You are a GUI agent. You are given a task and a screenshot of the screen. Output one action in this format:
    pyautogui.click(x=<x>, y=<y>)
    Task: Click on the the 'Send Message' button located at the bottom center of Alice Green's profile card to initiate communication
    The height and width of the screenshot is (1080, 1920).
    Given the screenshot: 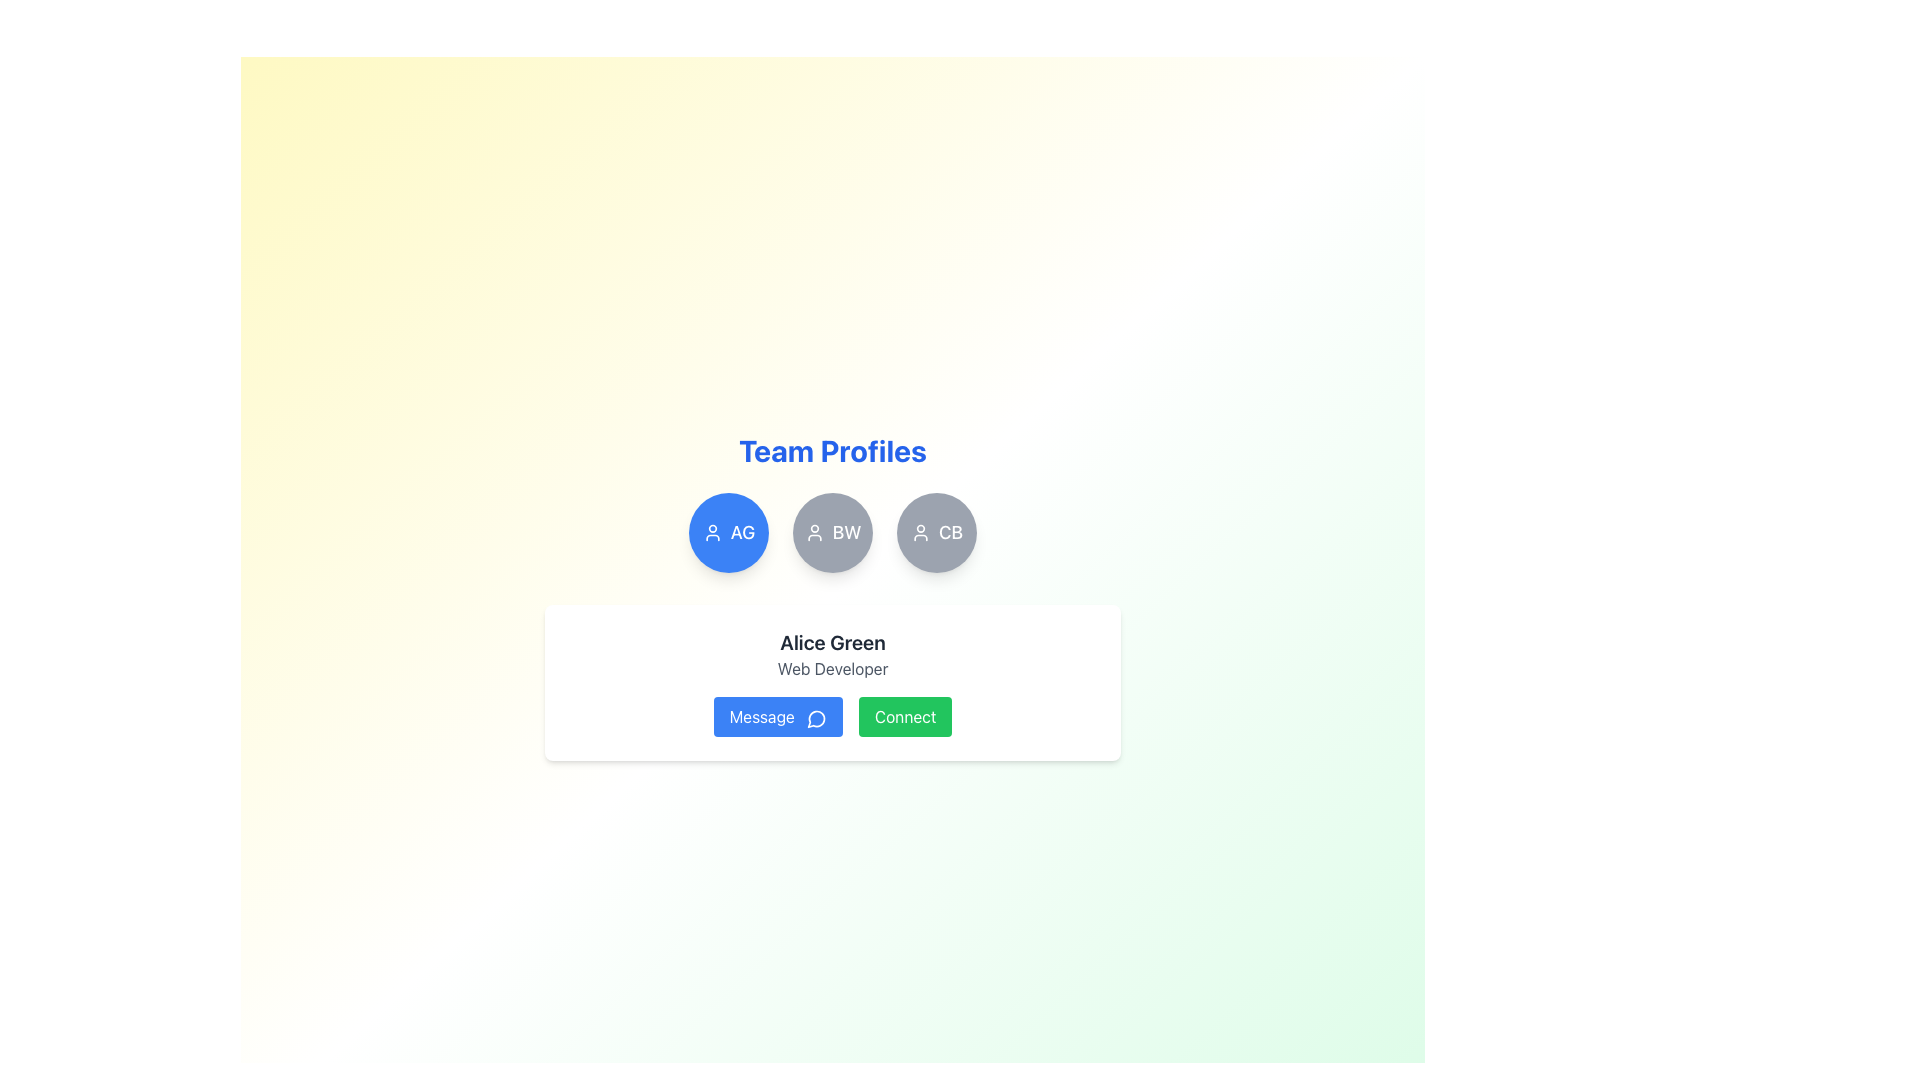 What is the action you would take?
    pyautogui.click(x=833, y=716)
    